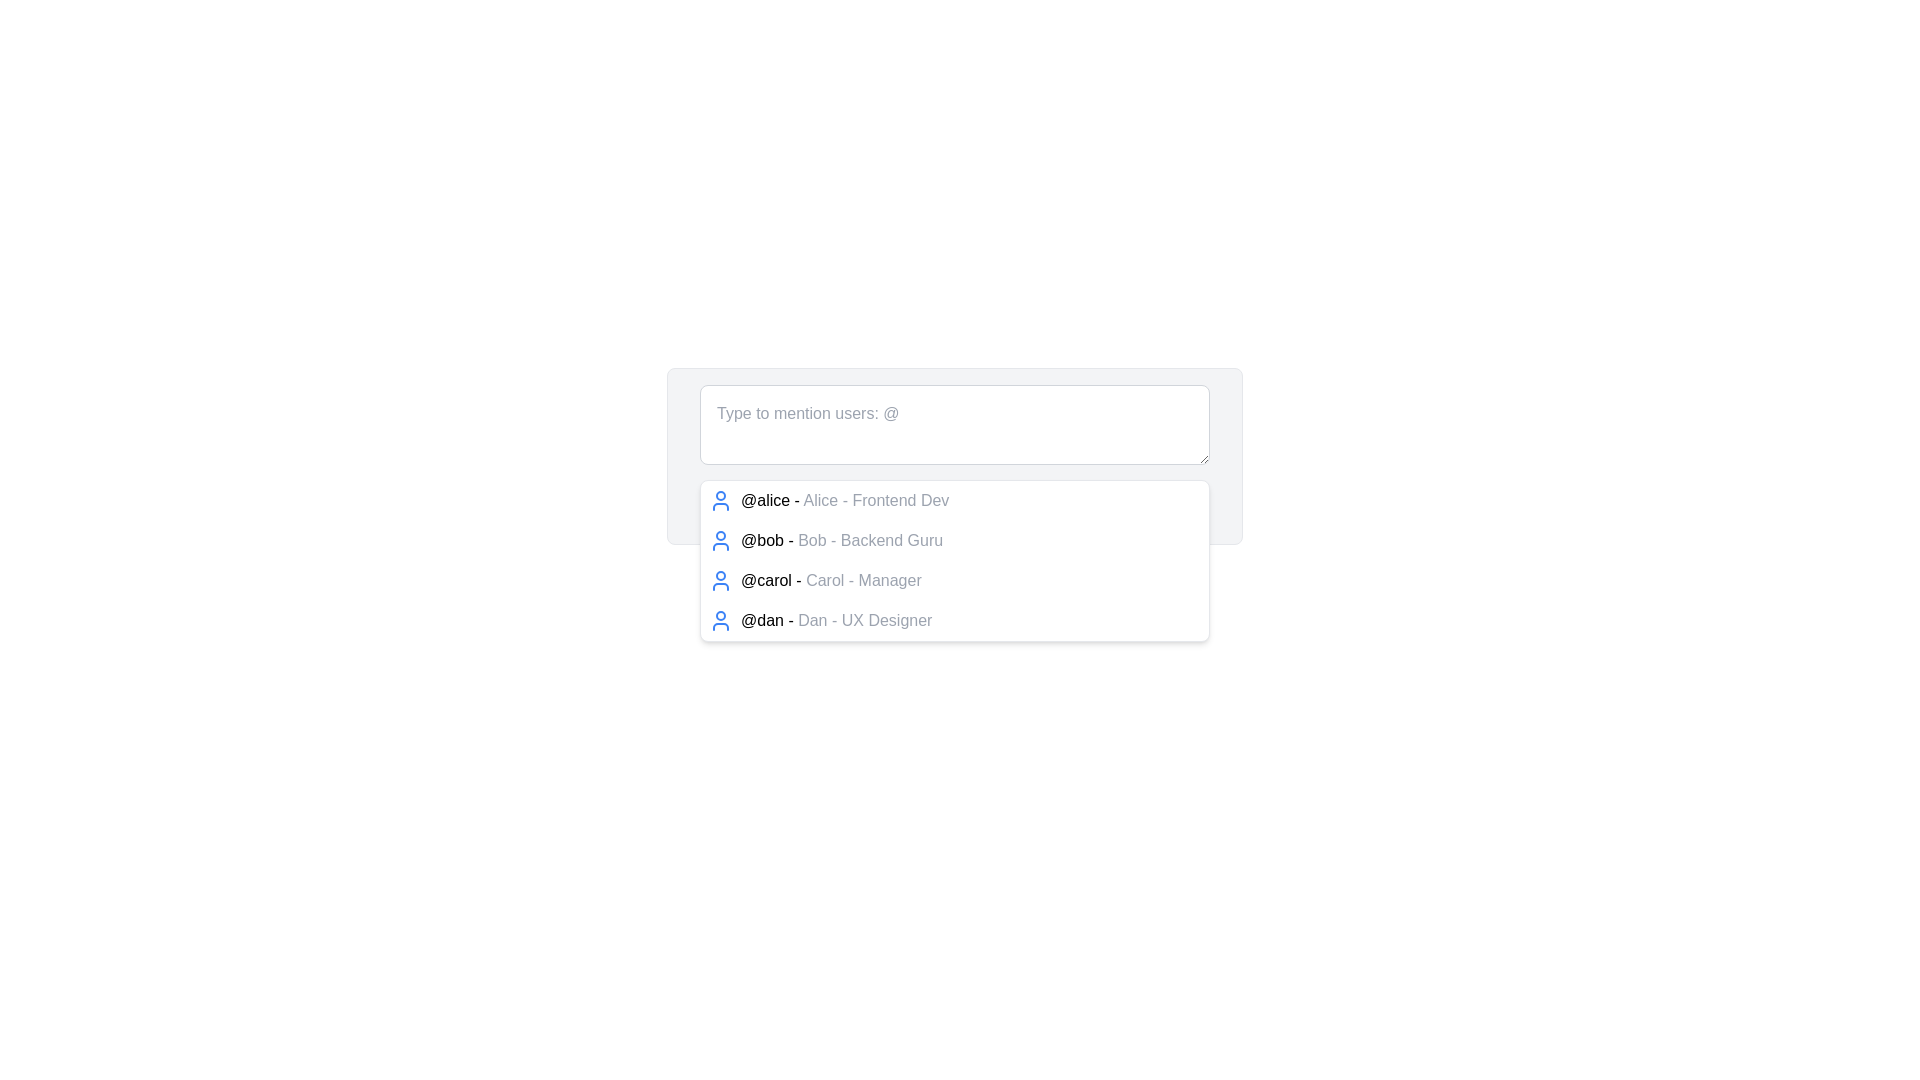 The image size is (1920, 1080). I want to click on the interactive list item '@dan - Dan - UX Designer', so click(836, 620).